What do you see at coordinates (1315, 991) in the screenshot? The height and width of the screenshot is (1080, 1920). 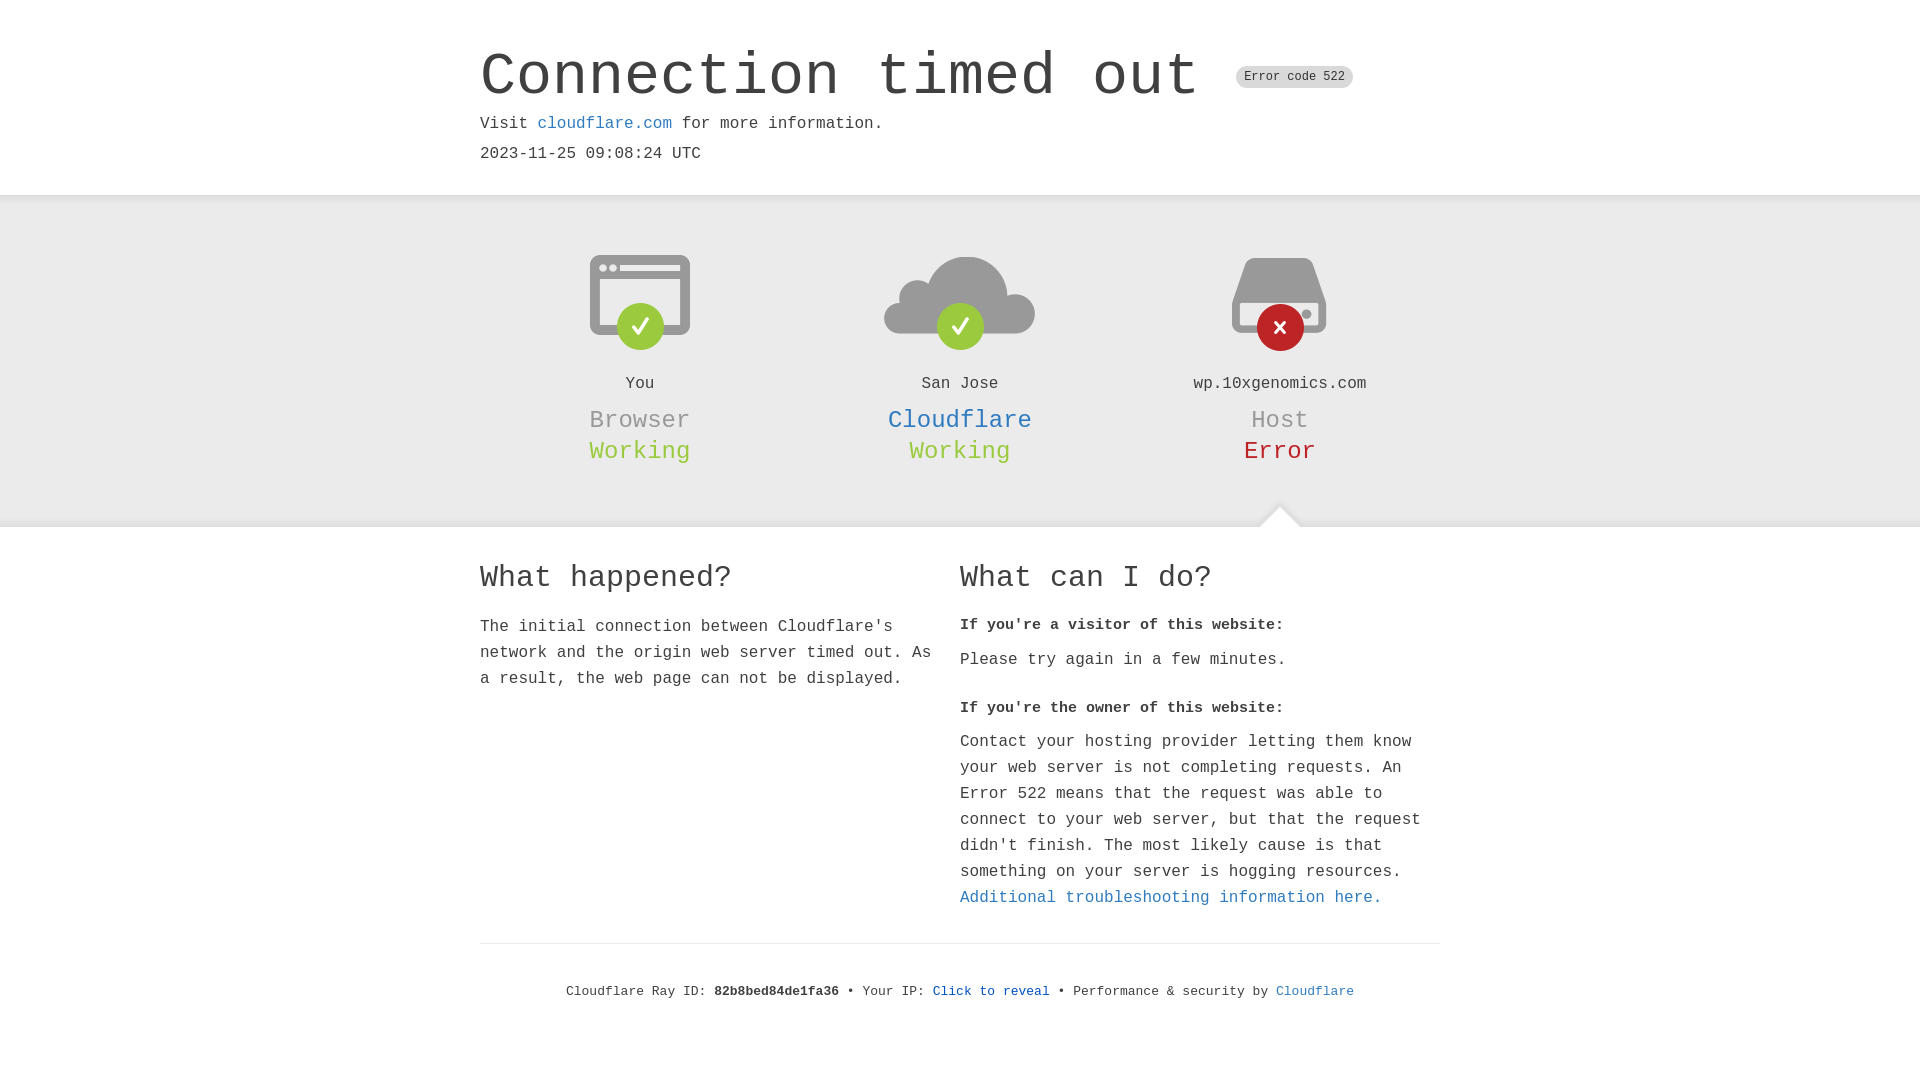 I see `'Cloudflare'` at bounding box center [1315, 991].